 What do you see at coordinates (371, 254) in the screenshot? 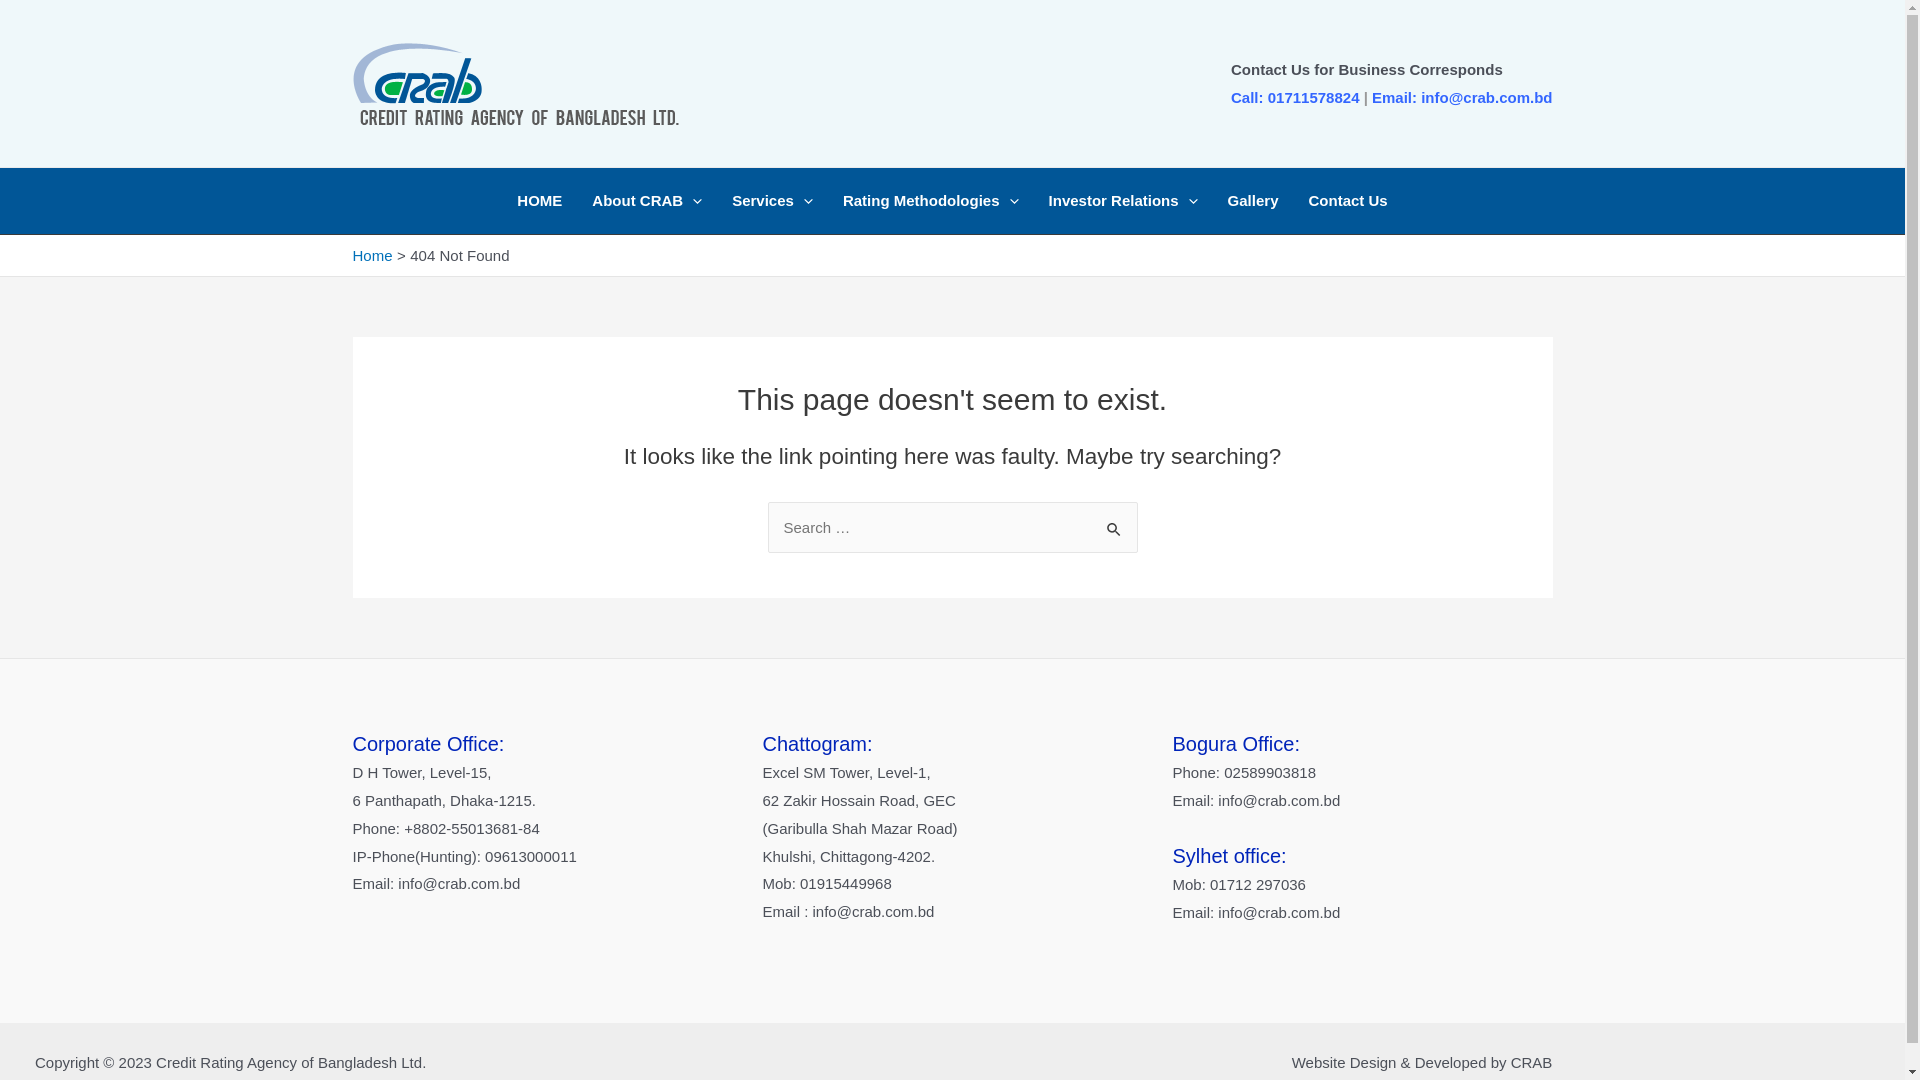
I see `'Home'` at bounding box center [371, 254].